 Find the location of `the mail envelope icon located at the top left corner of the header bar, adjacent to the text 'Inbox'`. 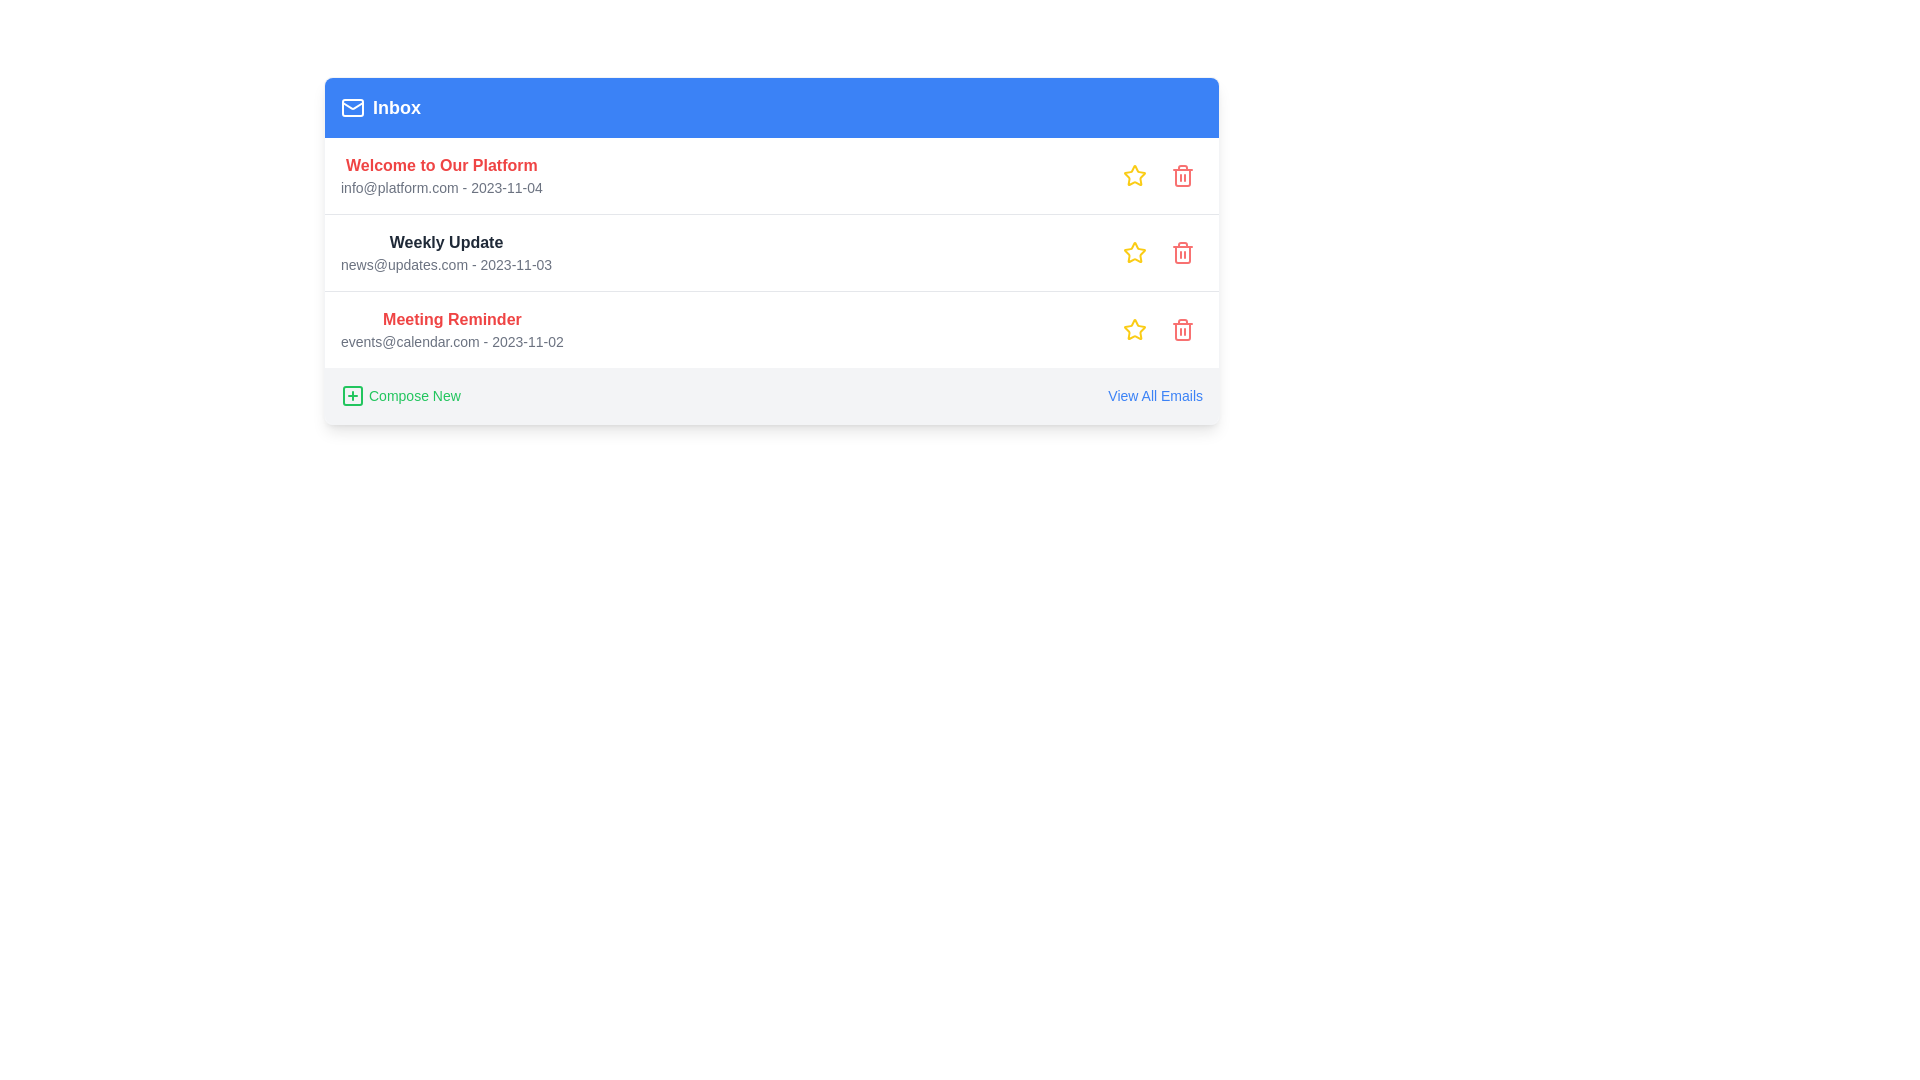

the mail envelope icon located at the top left corner of the header bar, adjacent to the text 'Inbox' is located at coordinates (353, 108).